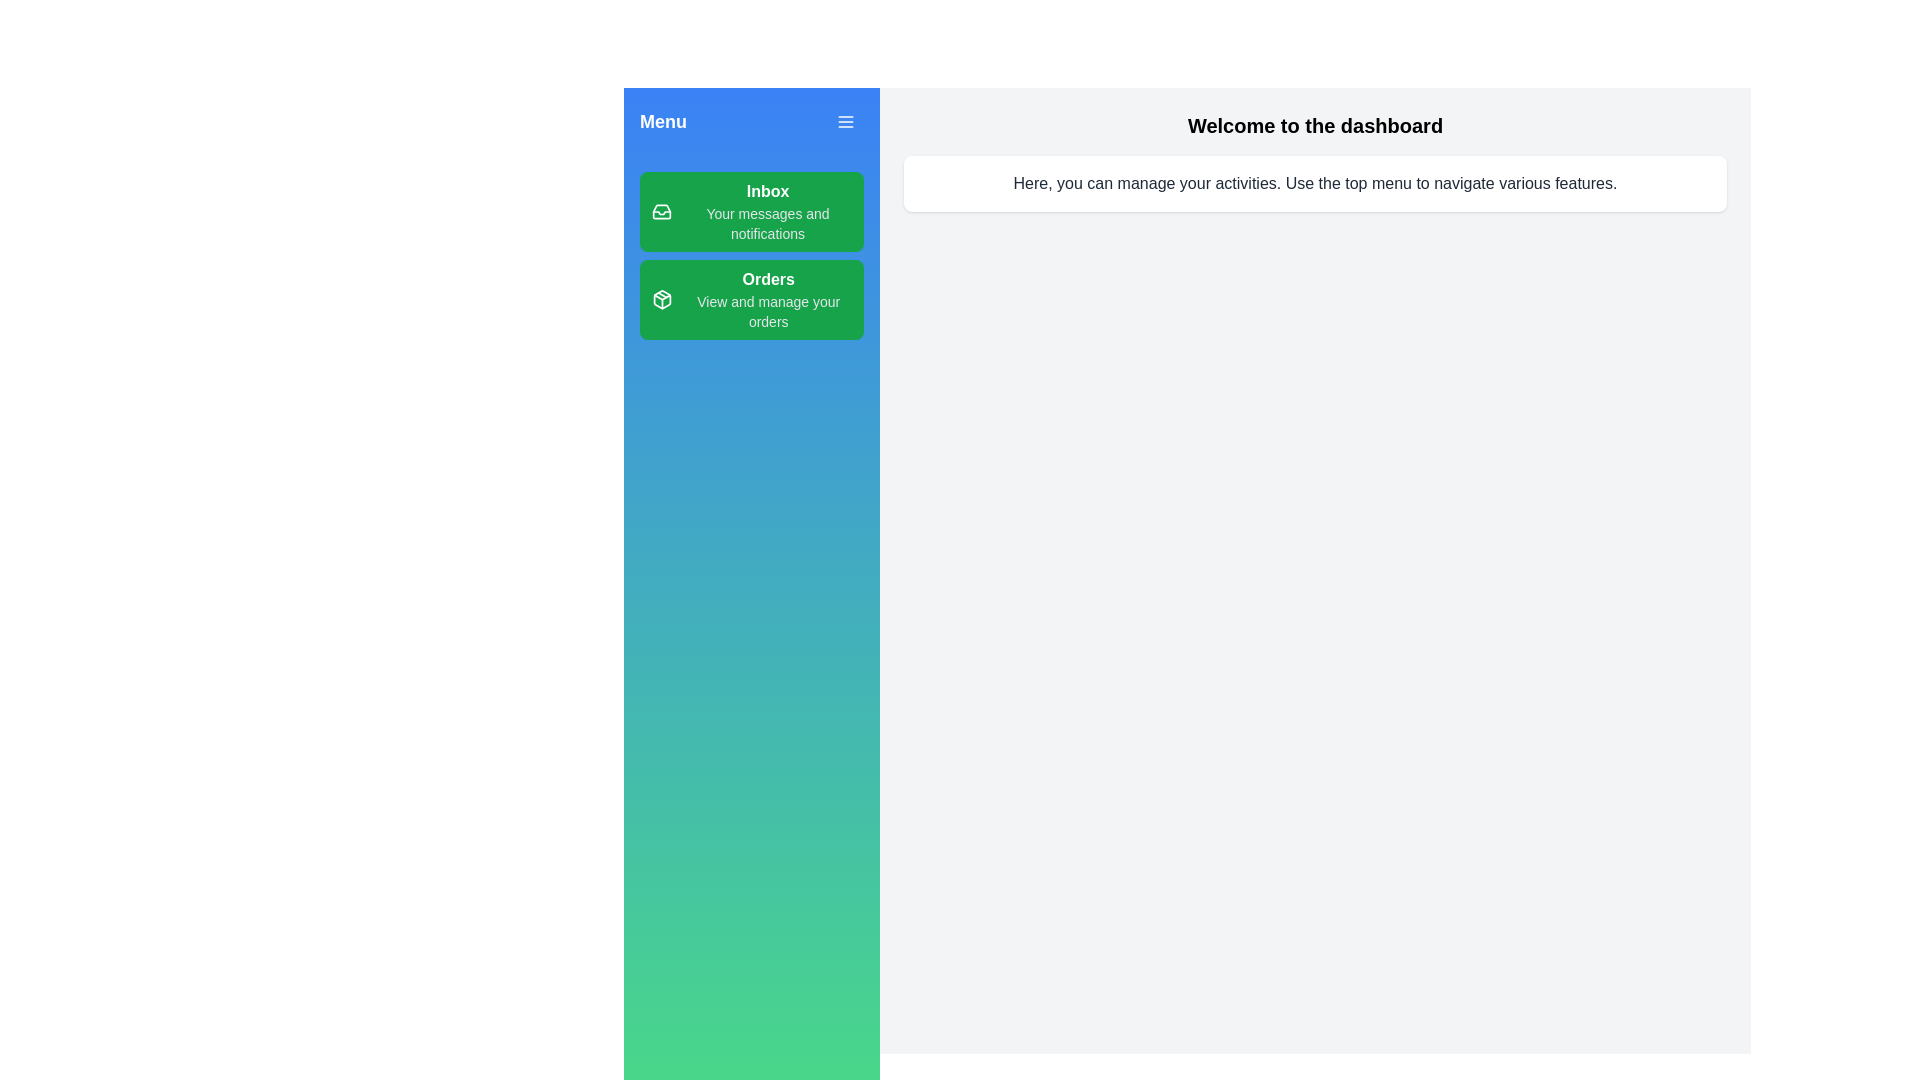  Describe the element at coordinates (845, 122) in the screenshot. I see `the drawer toggle button to toggle the drawer open or closed` at that location.